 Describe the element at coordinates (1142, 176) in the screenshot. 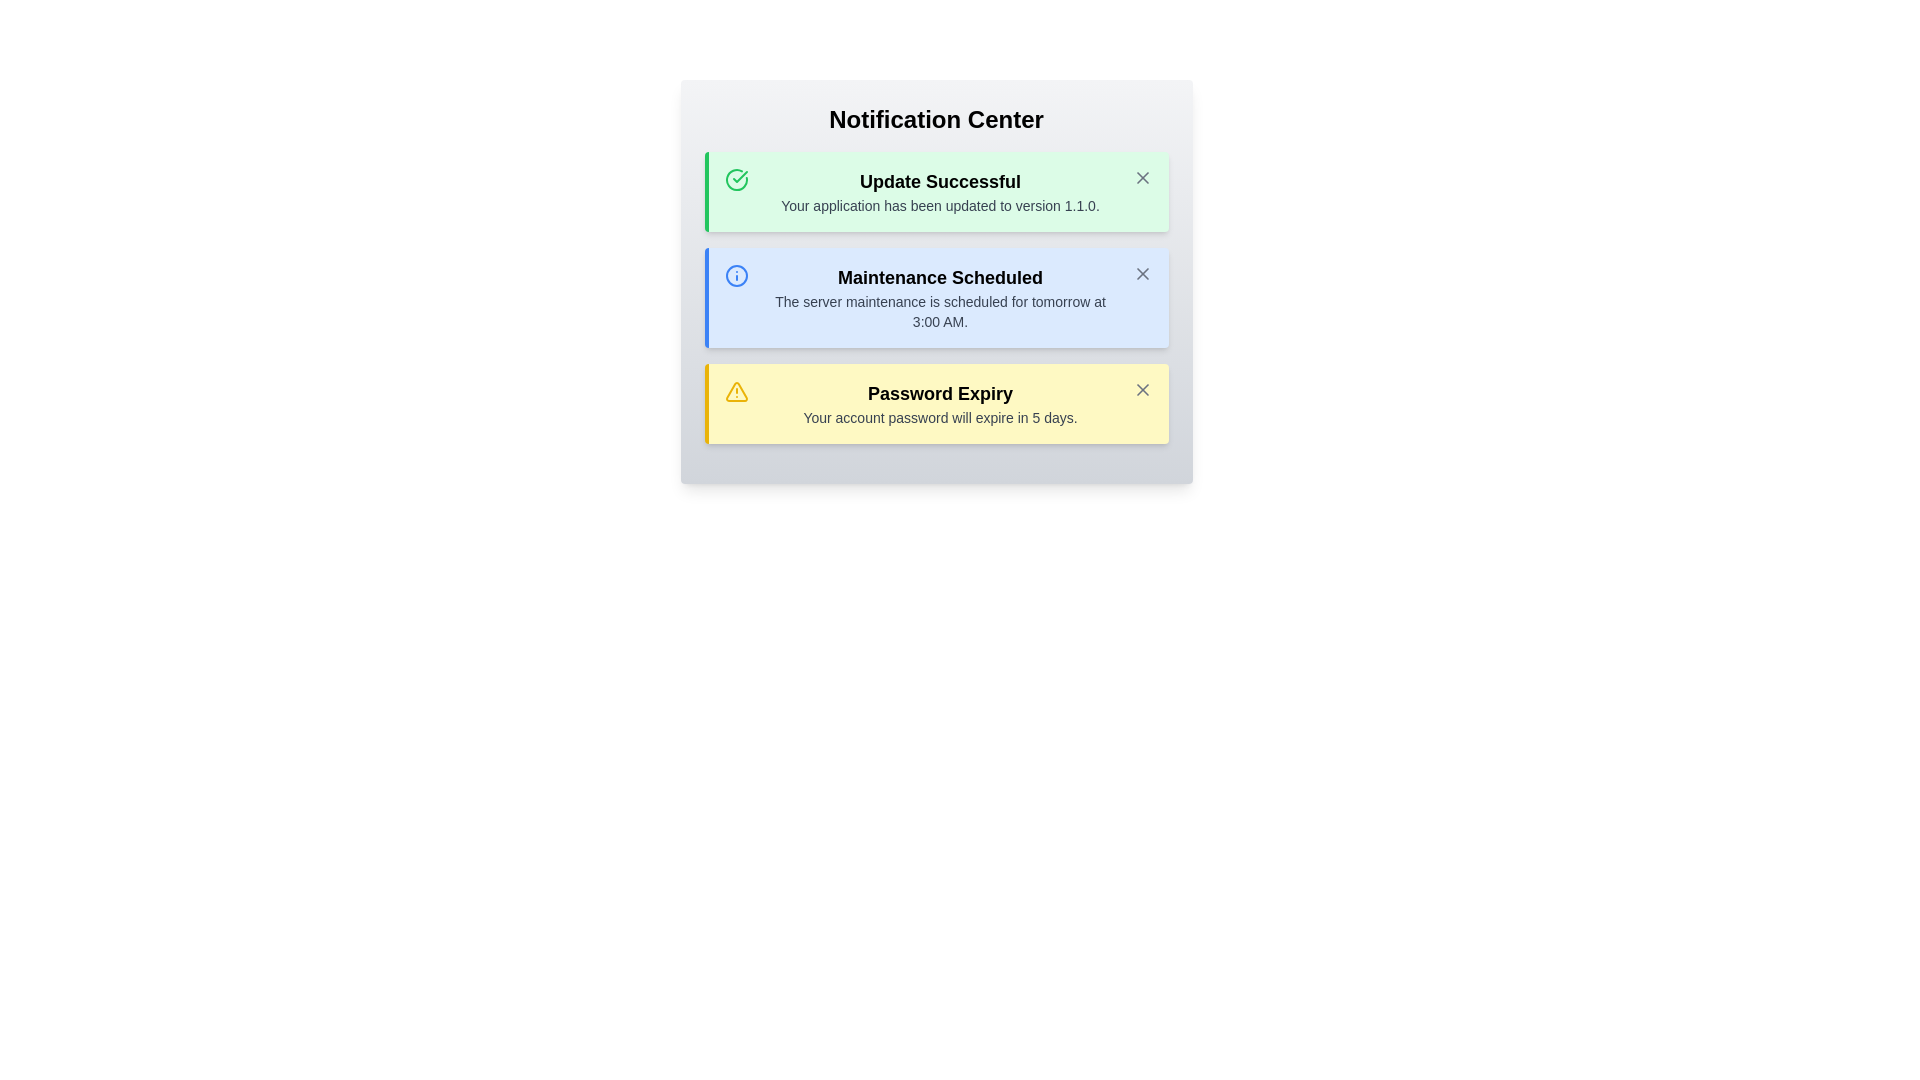

I see `the cross icon button in the 'Update Successful' notification` at that location.